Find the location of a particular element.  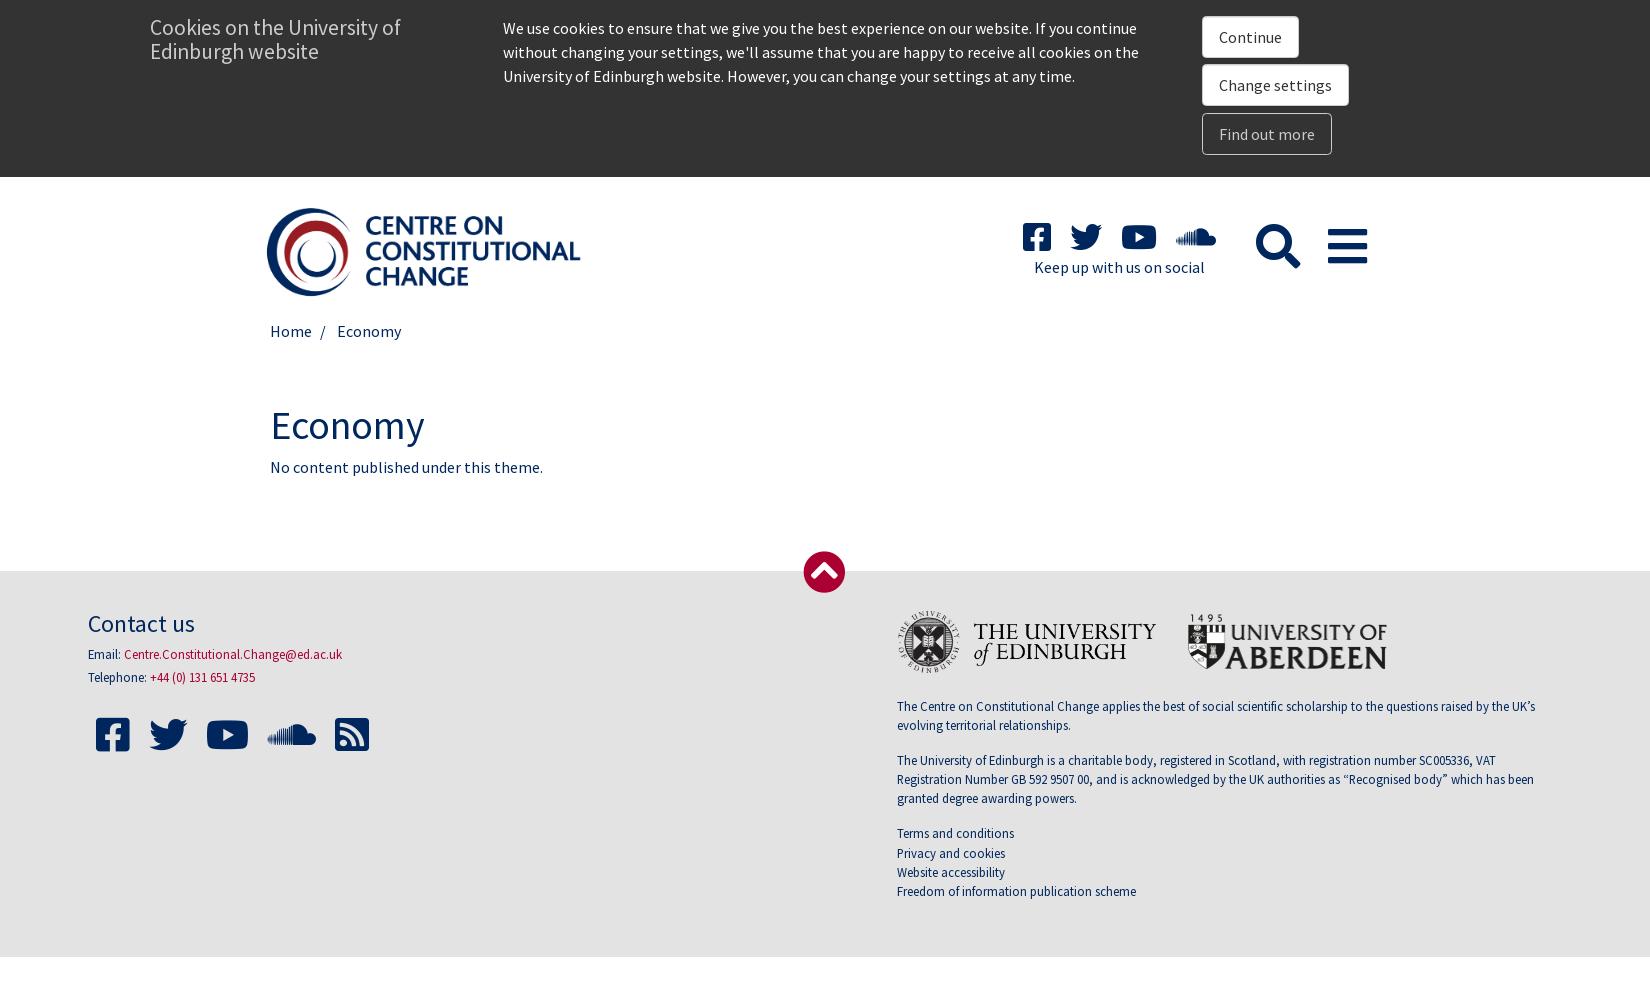

'Keep up with us on social' is located at coordinates (1034, 266).